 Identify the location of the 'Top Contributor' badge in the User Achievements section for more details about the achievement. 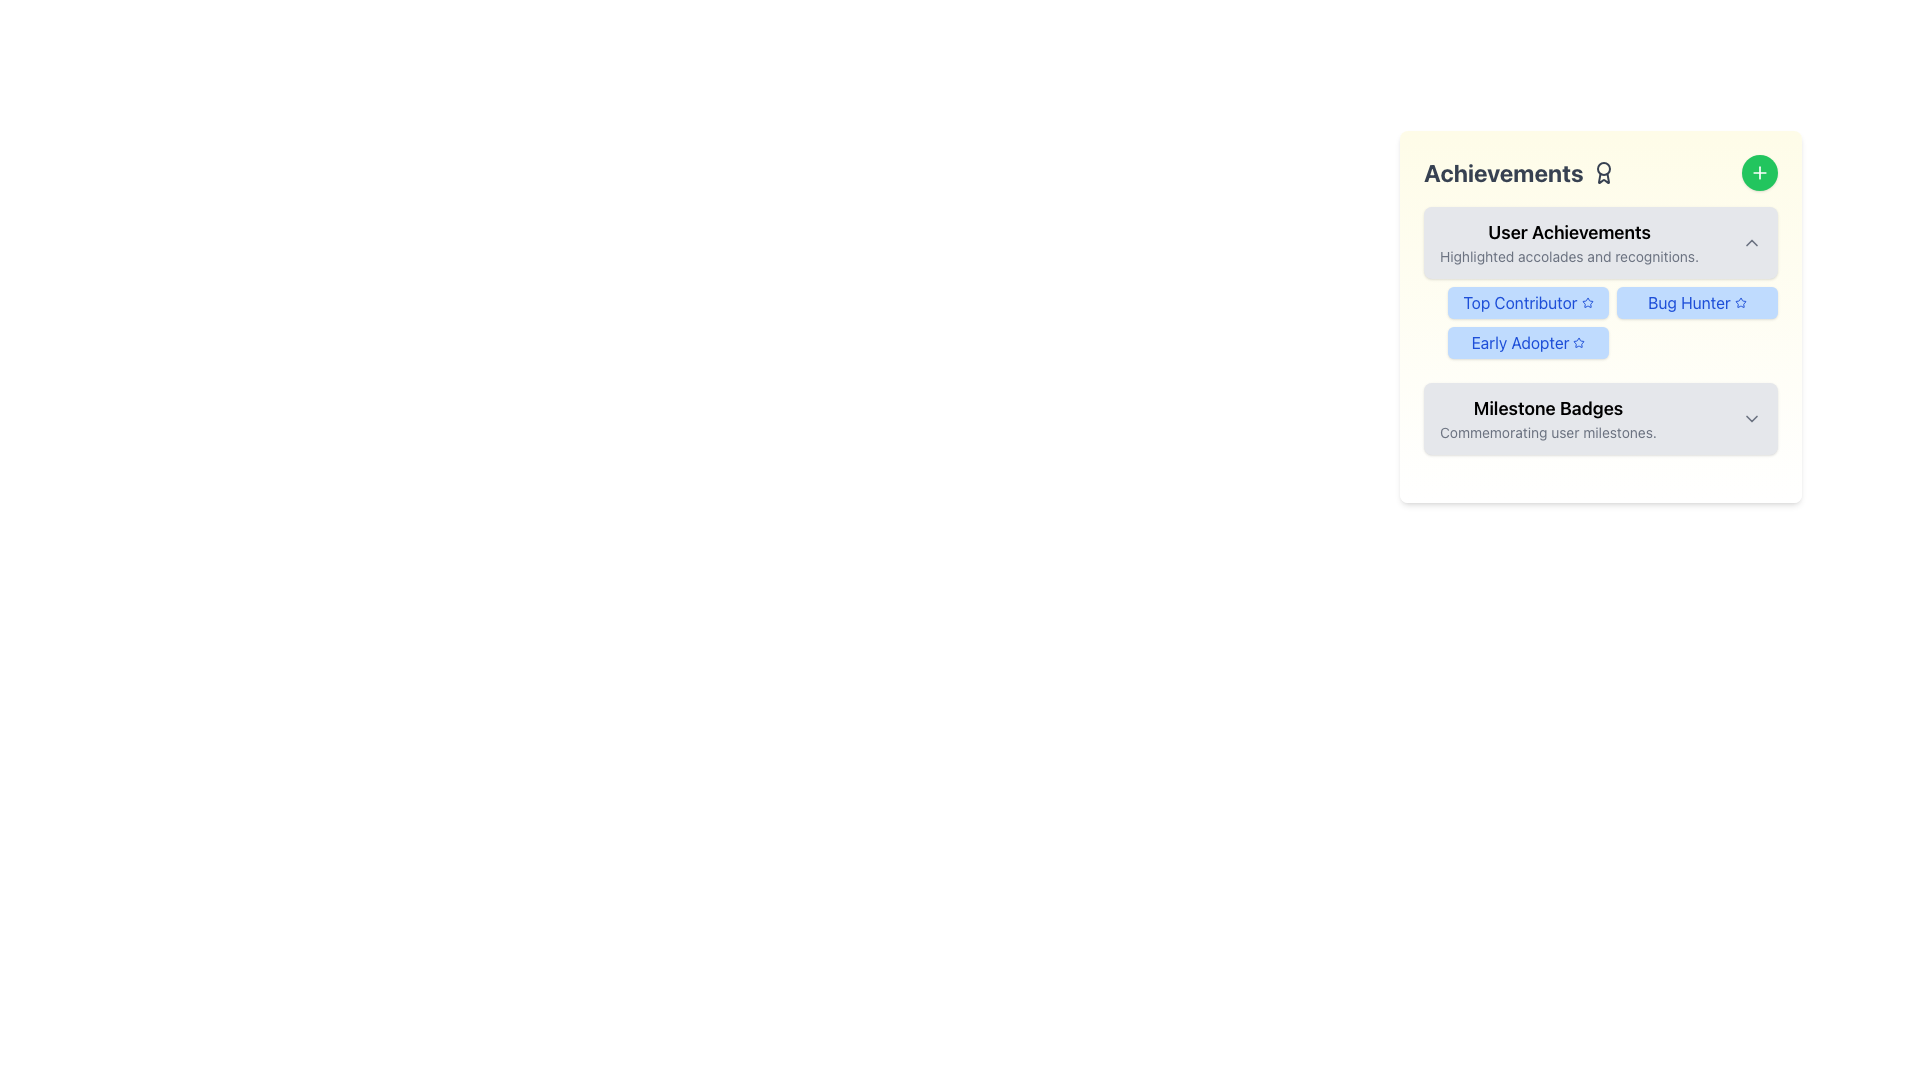
(1601, 322).